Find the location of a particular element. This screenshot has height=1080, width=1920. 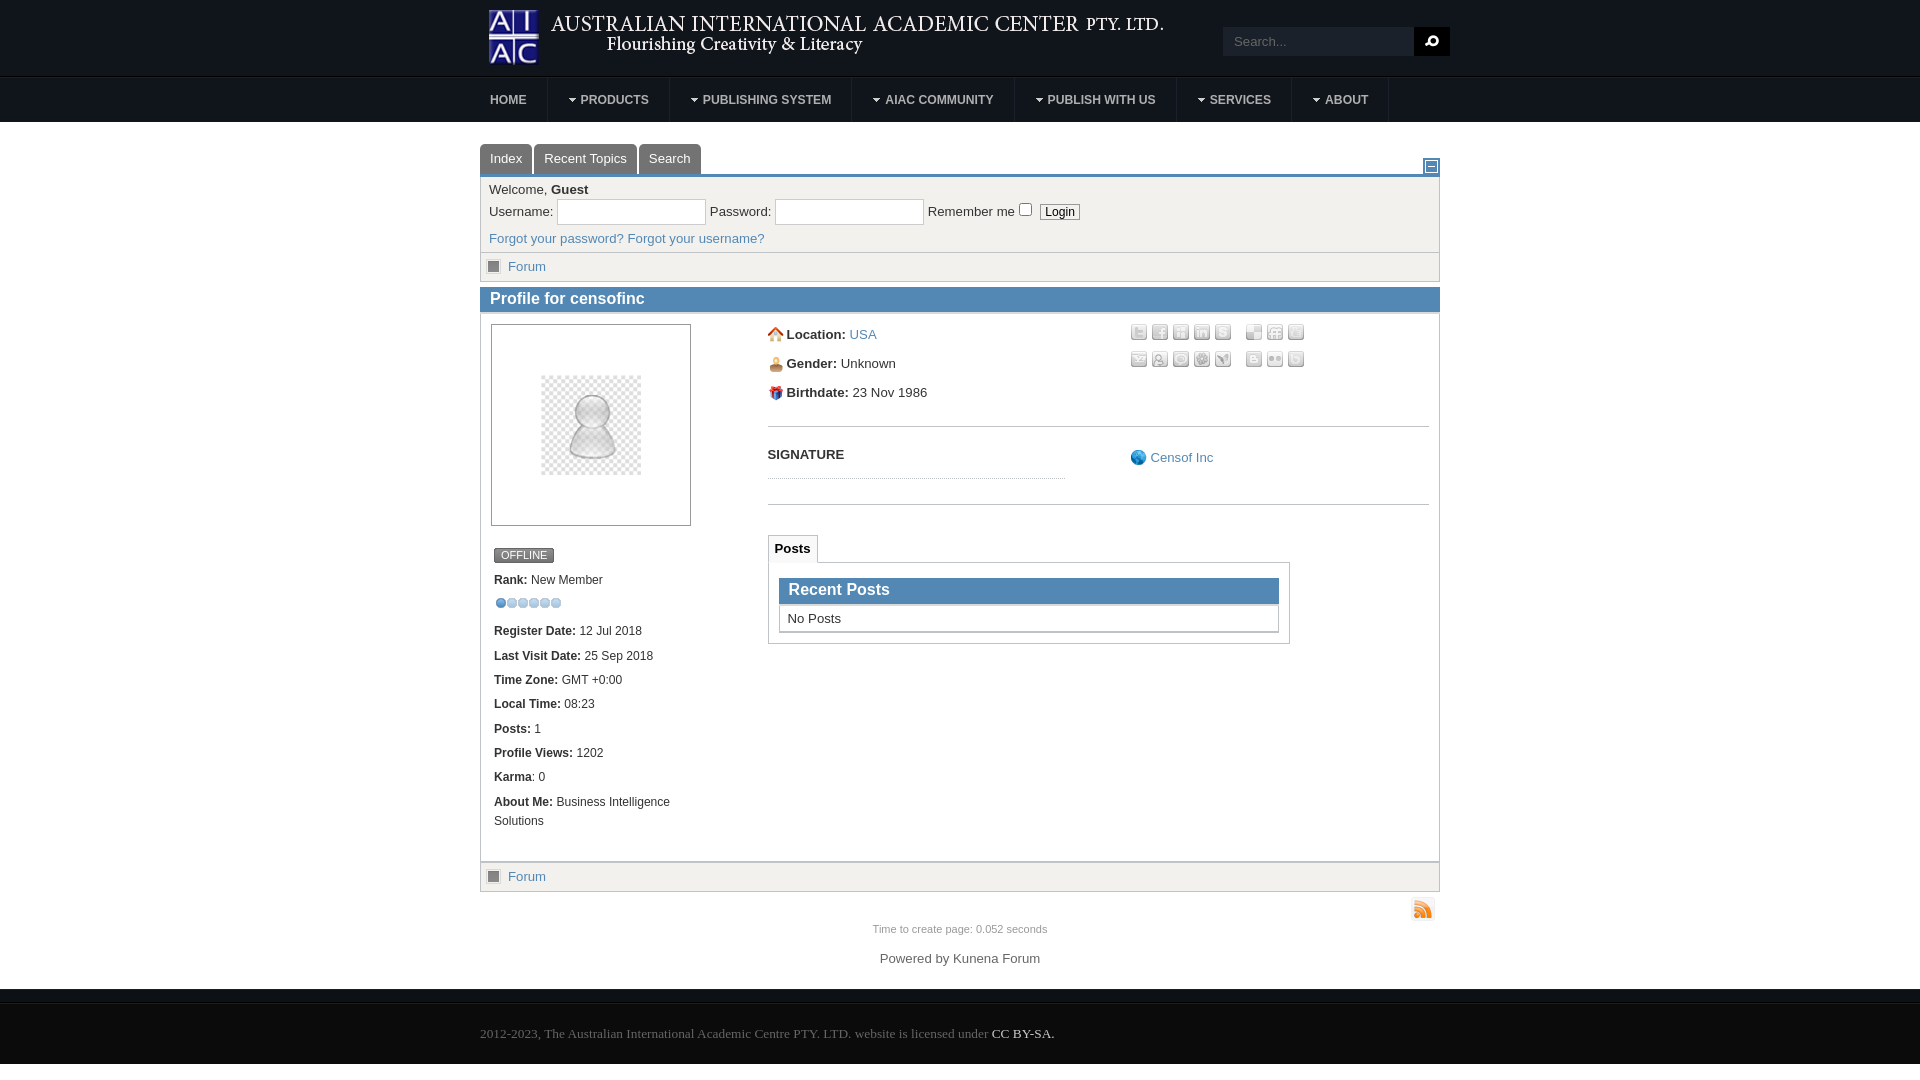

'AIAC COMMUNITY' is located at coordinates (853, 100).